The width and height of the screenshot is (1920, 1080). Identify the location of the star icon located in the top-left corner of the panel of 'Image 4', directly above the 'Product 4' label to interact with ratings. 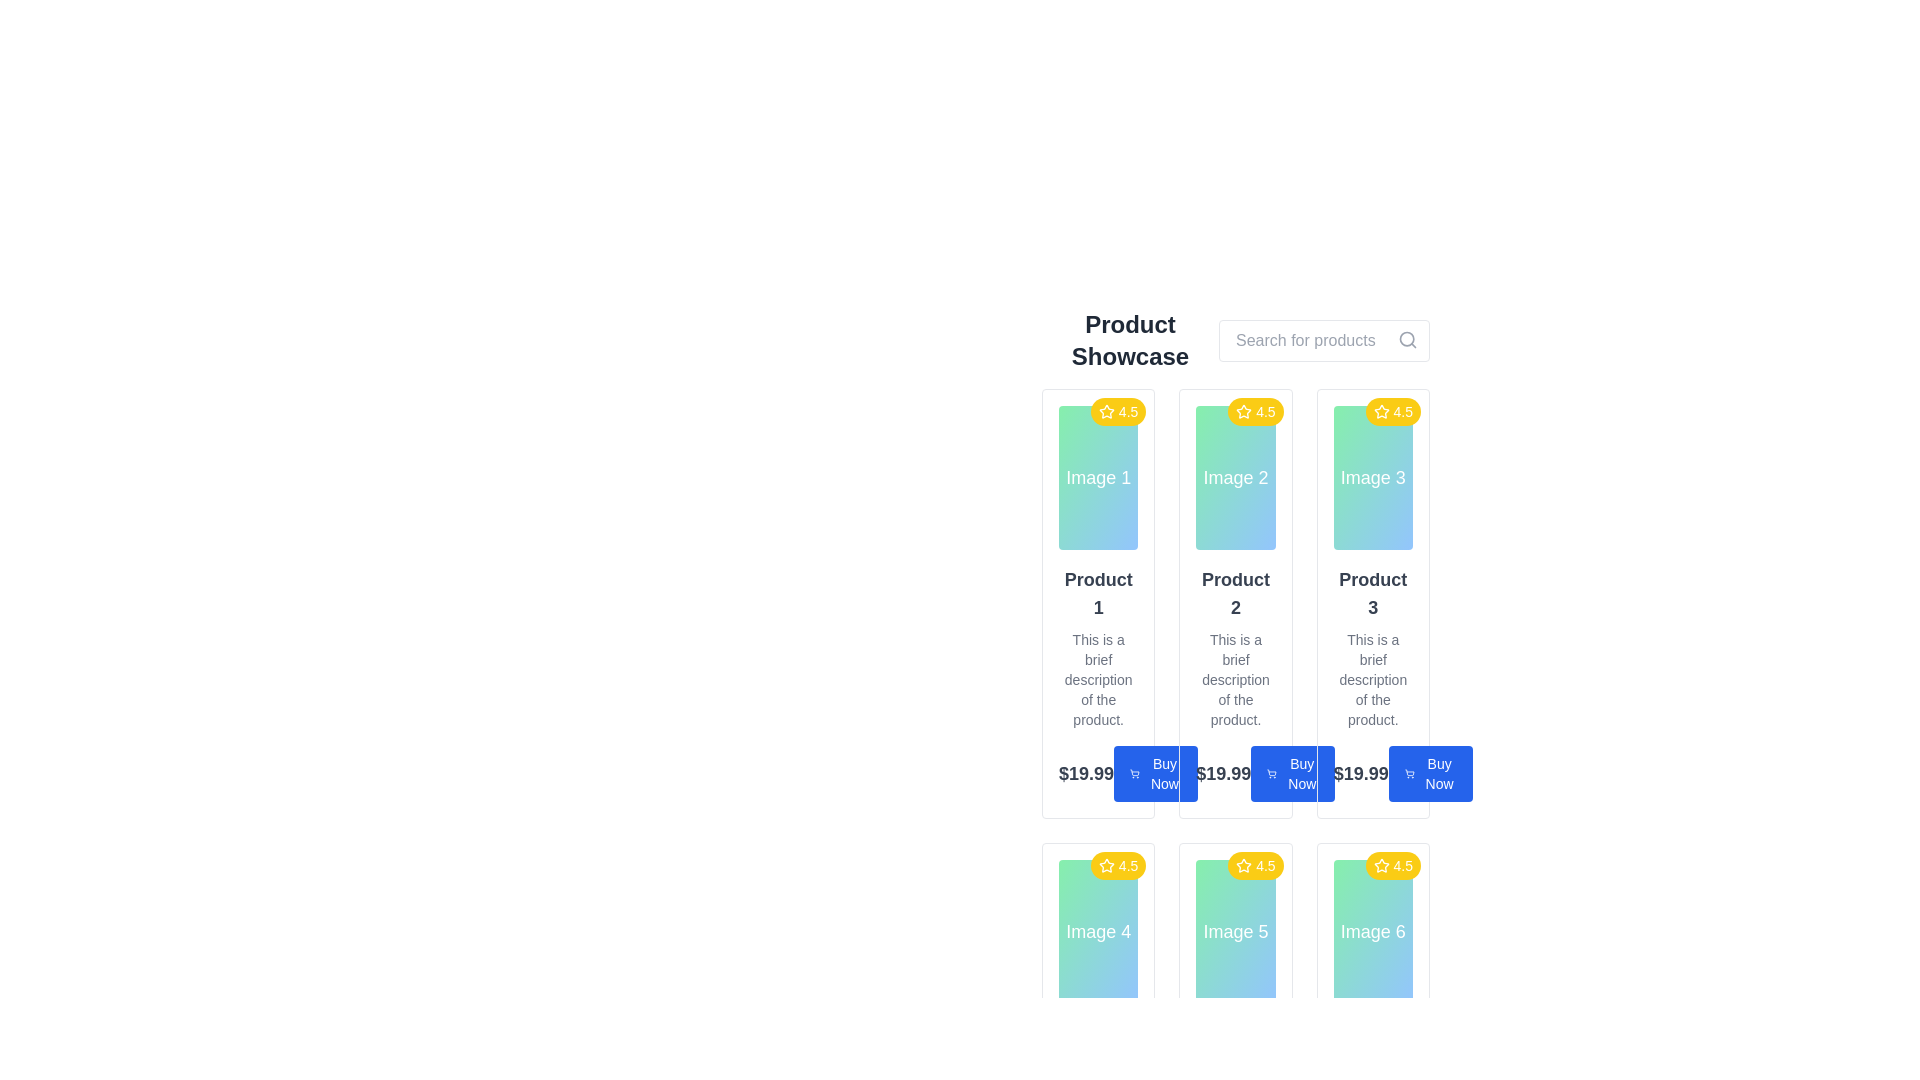
(1105, 864).